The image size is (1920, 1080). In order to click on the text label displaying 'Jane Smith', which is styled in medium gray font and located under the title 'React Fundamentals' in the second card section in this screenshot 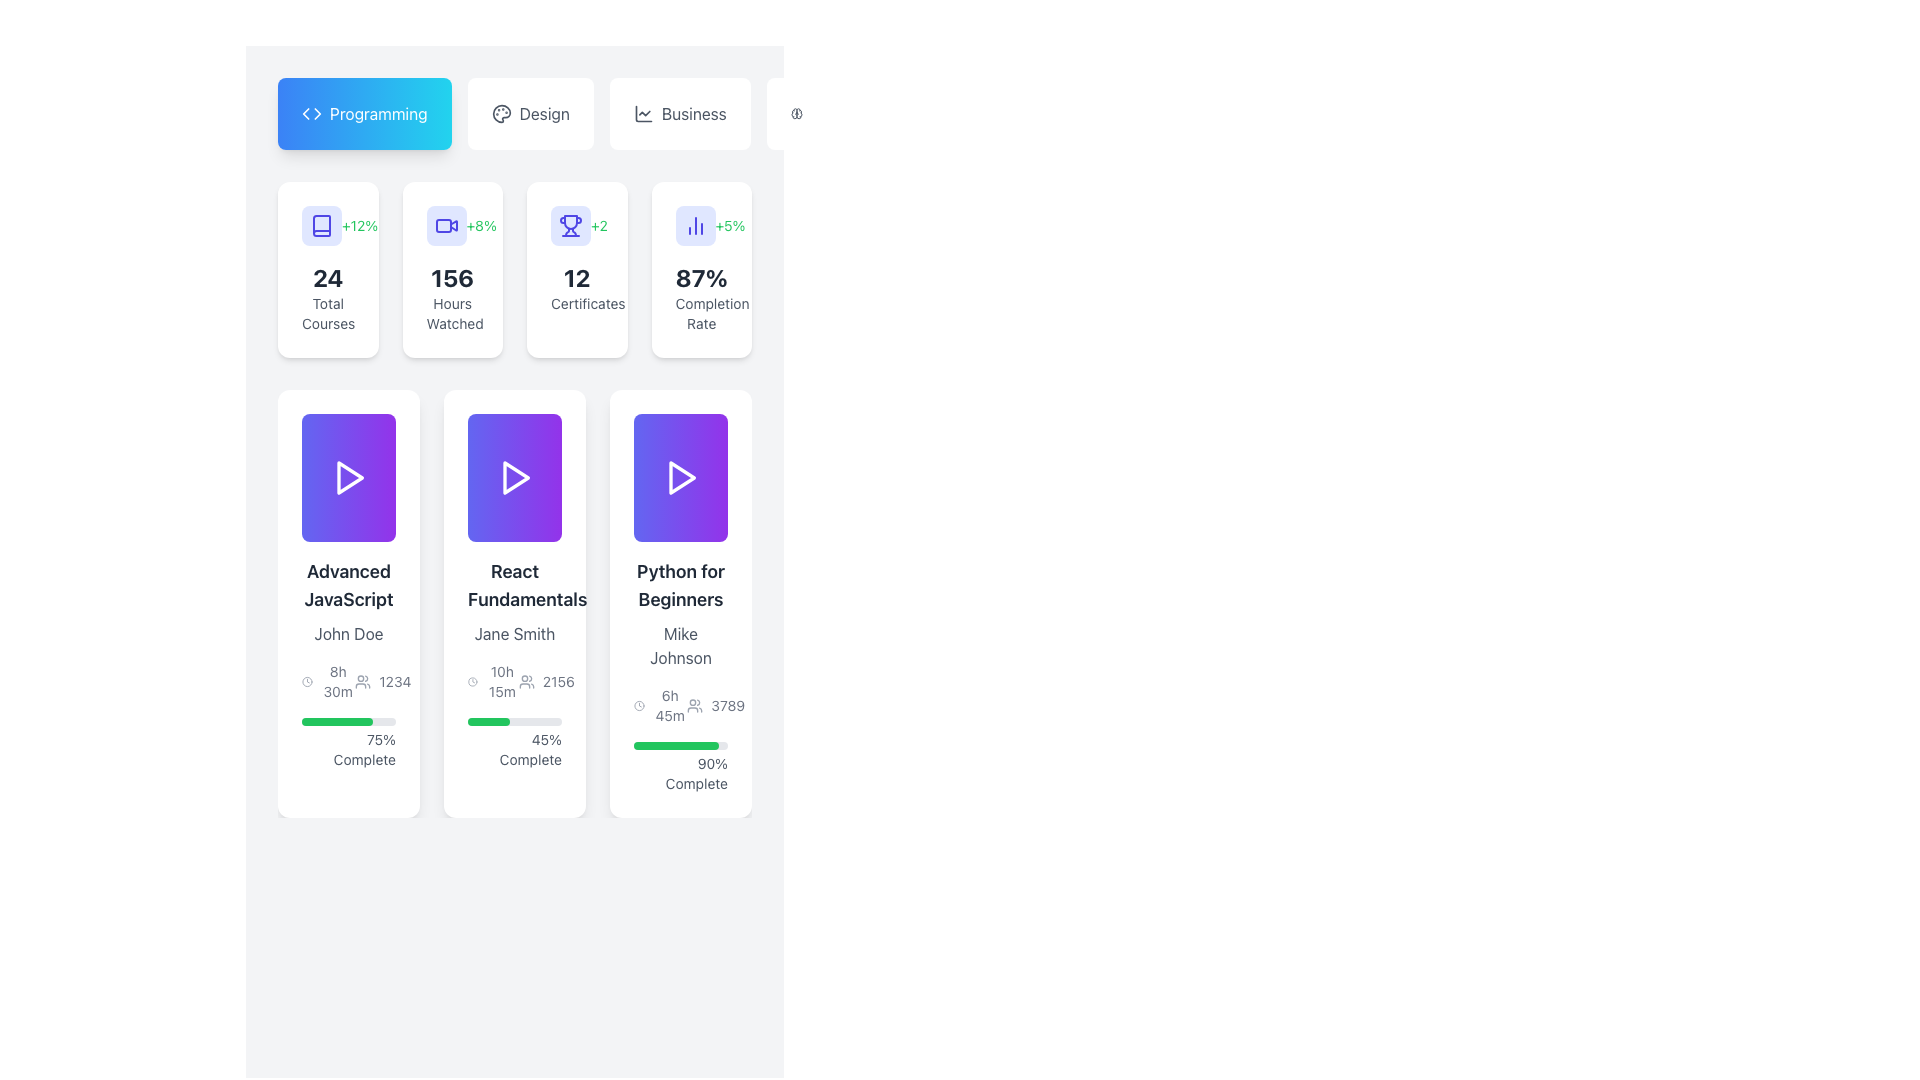, I will do `click(514, 633)`.